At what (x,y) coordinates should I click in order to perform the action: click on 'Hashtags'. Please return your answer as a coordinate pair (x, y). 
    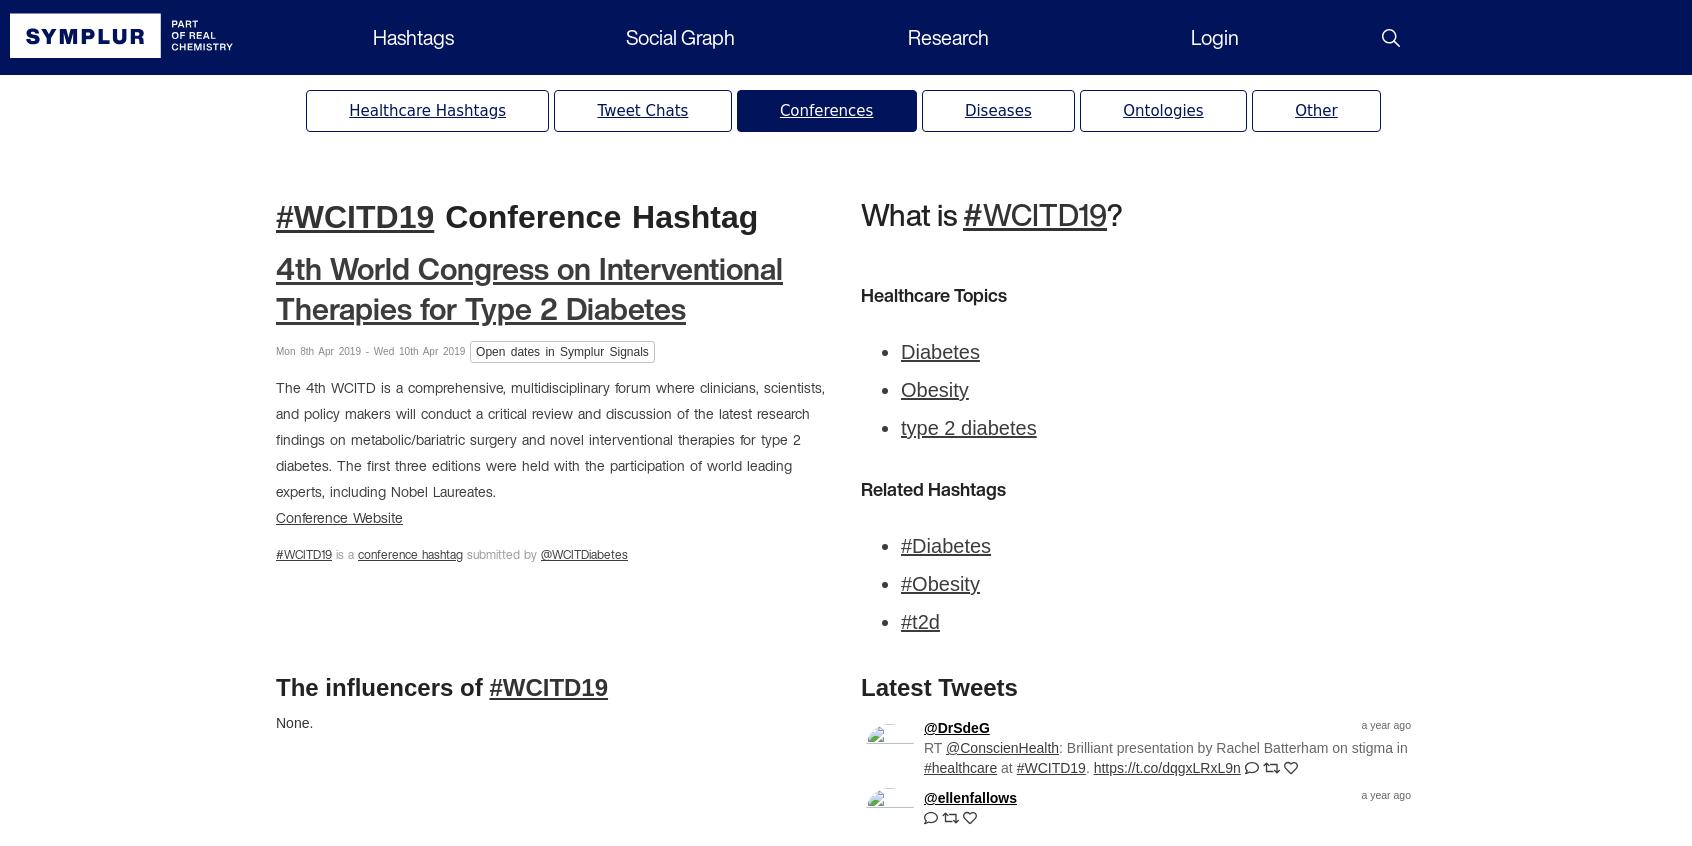
    Looking at the image, I should click on (413, 36).